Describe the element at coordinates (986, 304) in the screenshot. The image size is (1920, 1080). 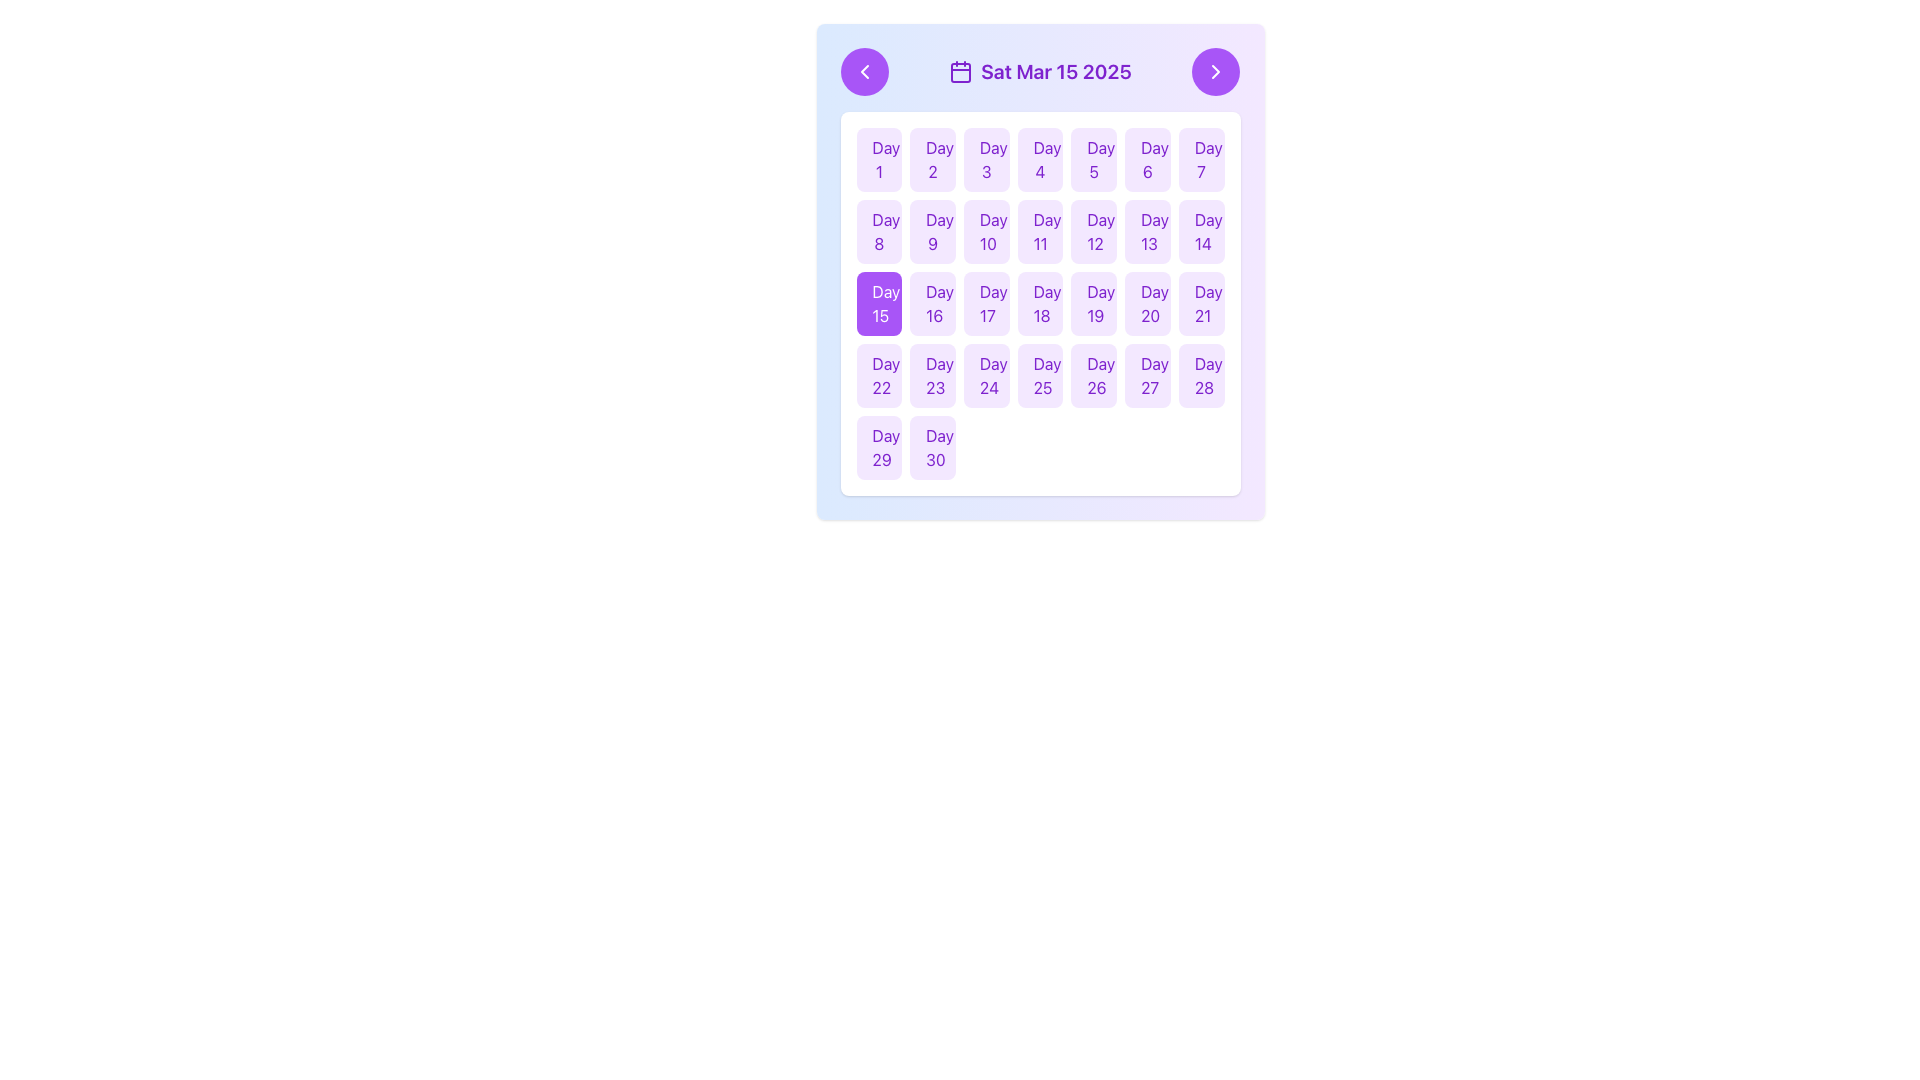
I see `the 'Day 17' button, which is a rounded rectangular button with a light purple background and darker purple text, located in the third row and third column of a calendar layout` at that location.